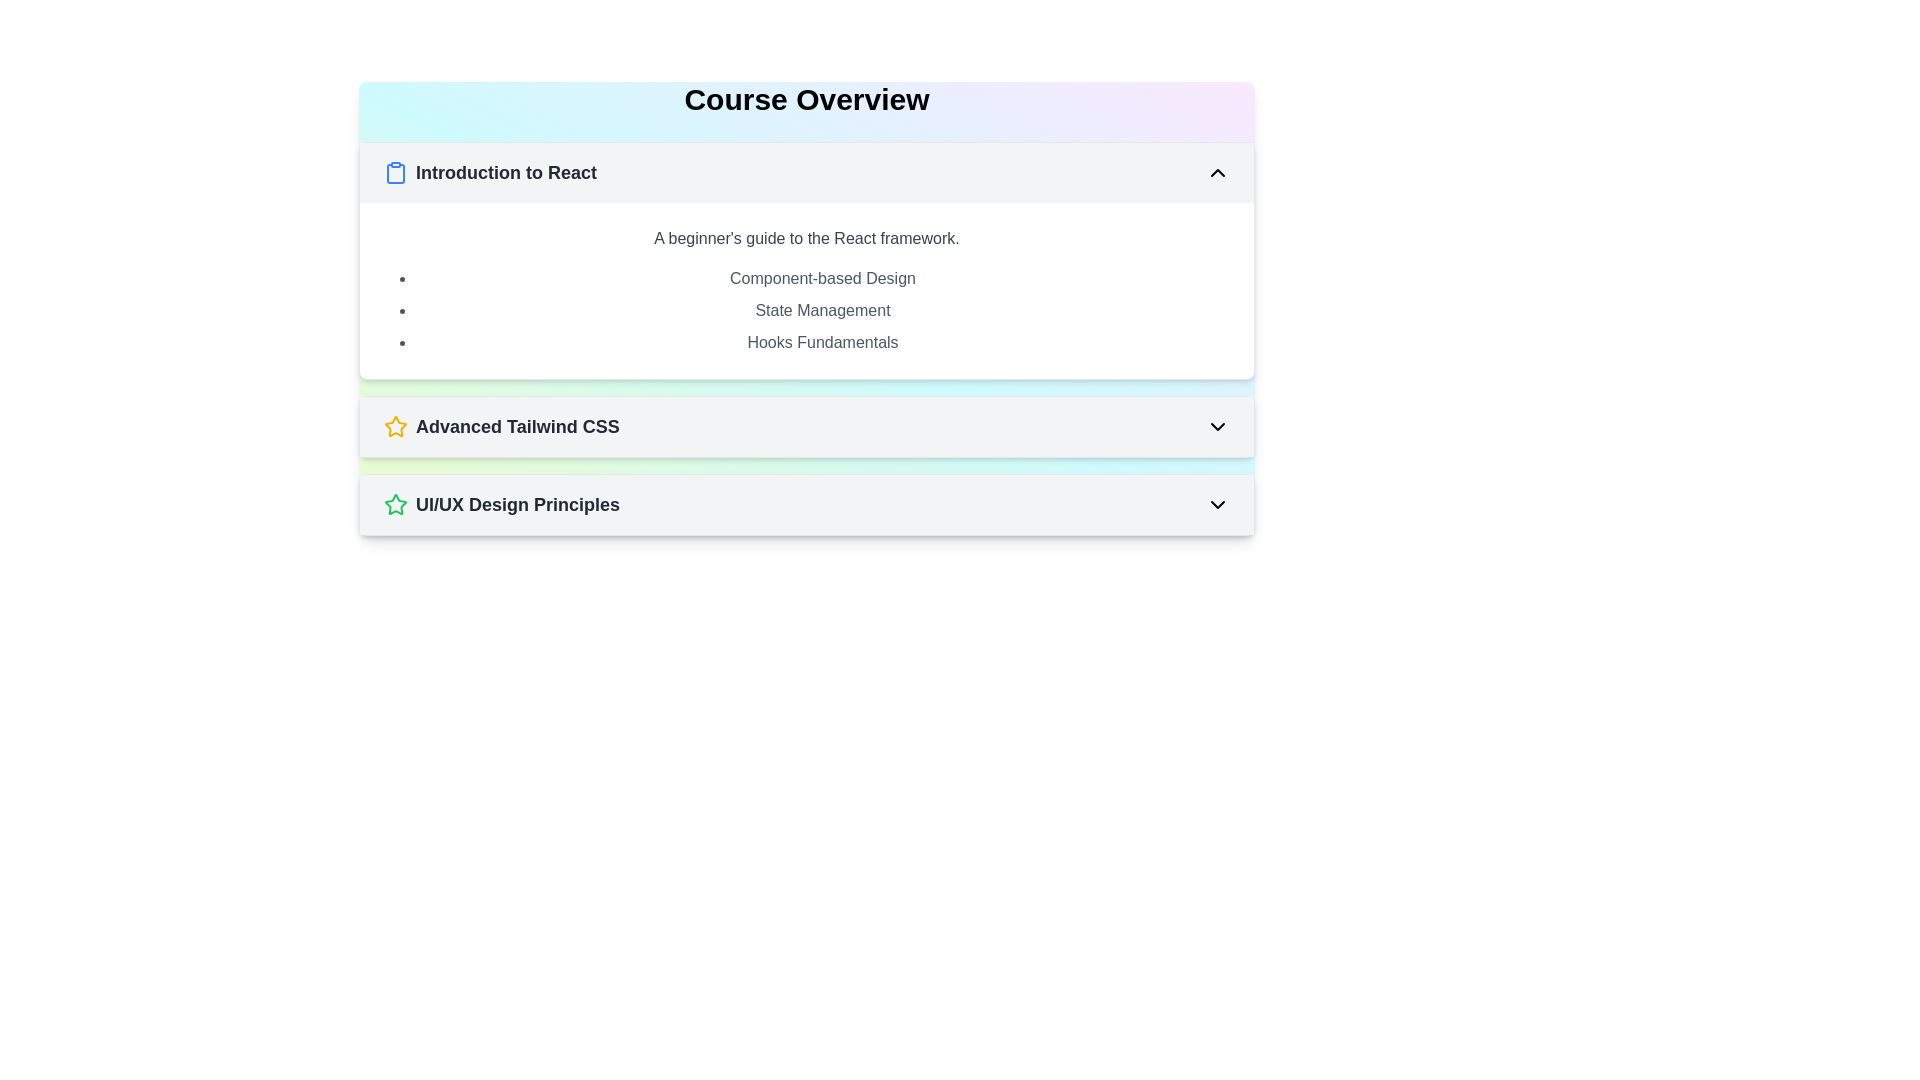  Describe the element at coordinates (518, 504) in the screenshot. I see `text label displaying 'UI/UX Design Principles', which is bold and dark gray, located in the last row of the course overview content list, to the right of a green star icon` at that location.